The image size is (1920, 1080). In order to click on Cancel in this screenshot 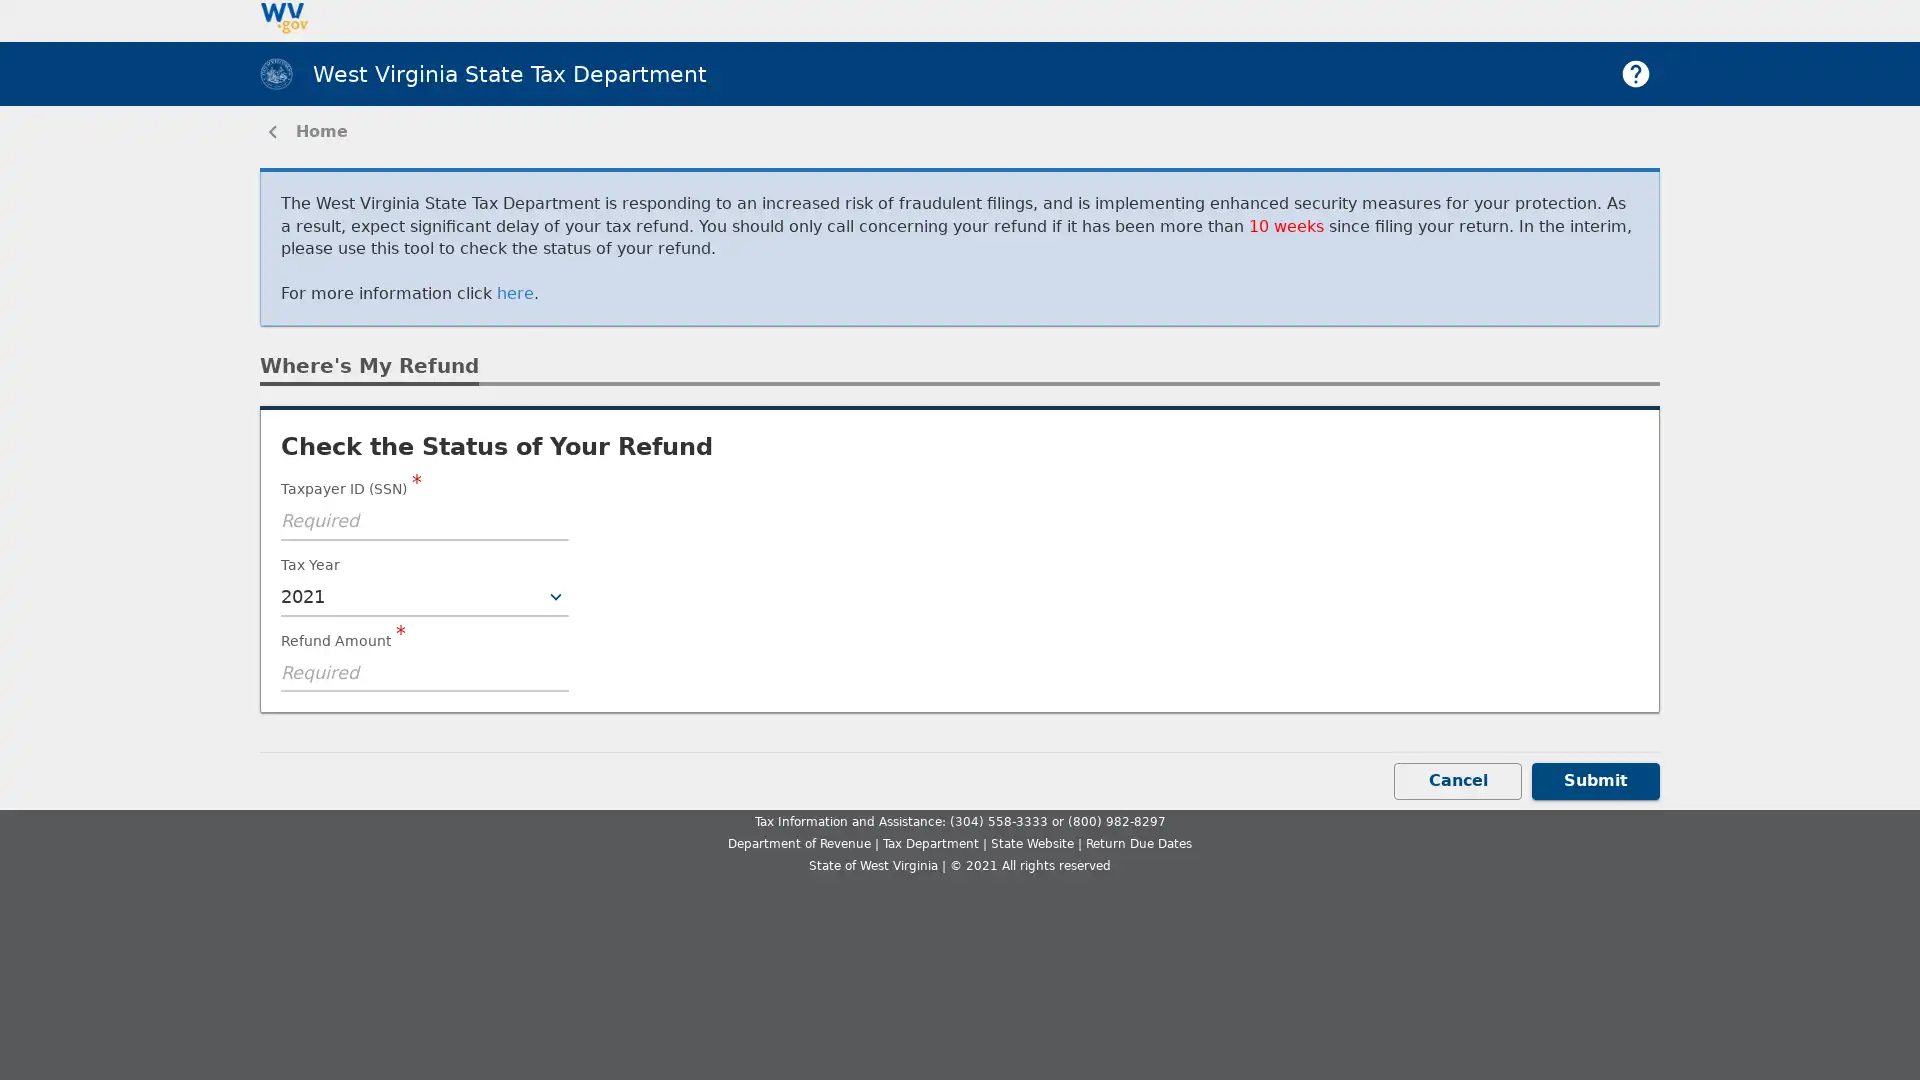, I will do `click(1458, 779)`.